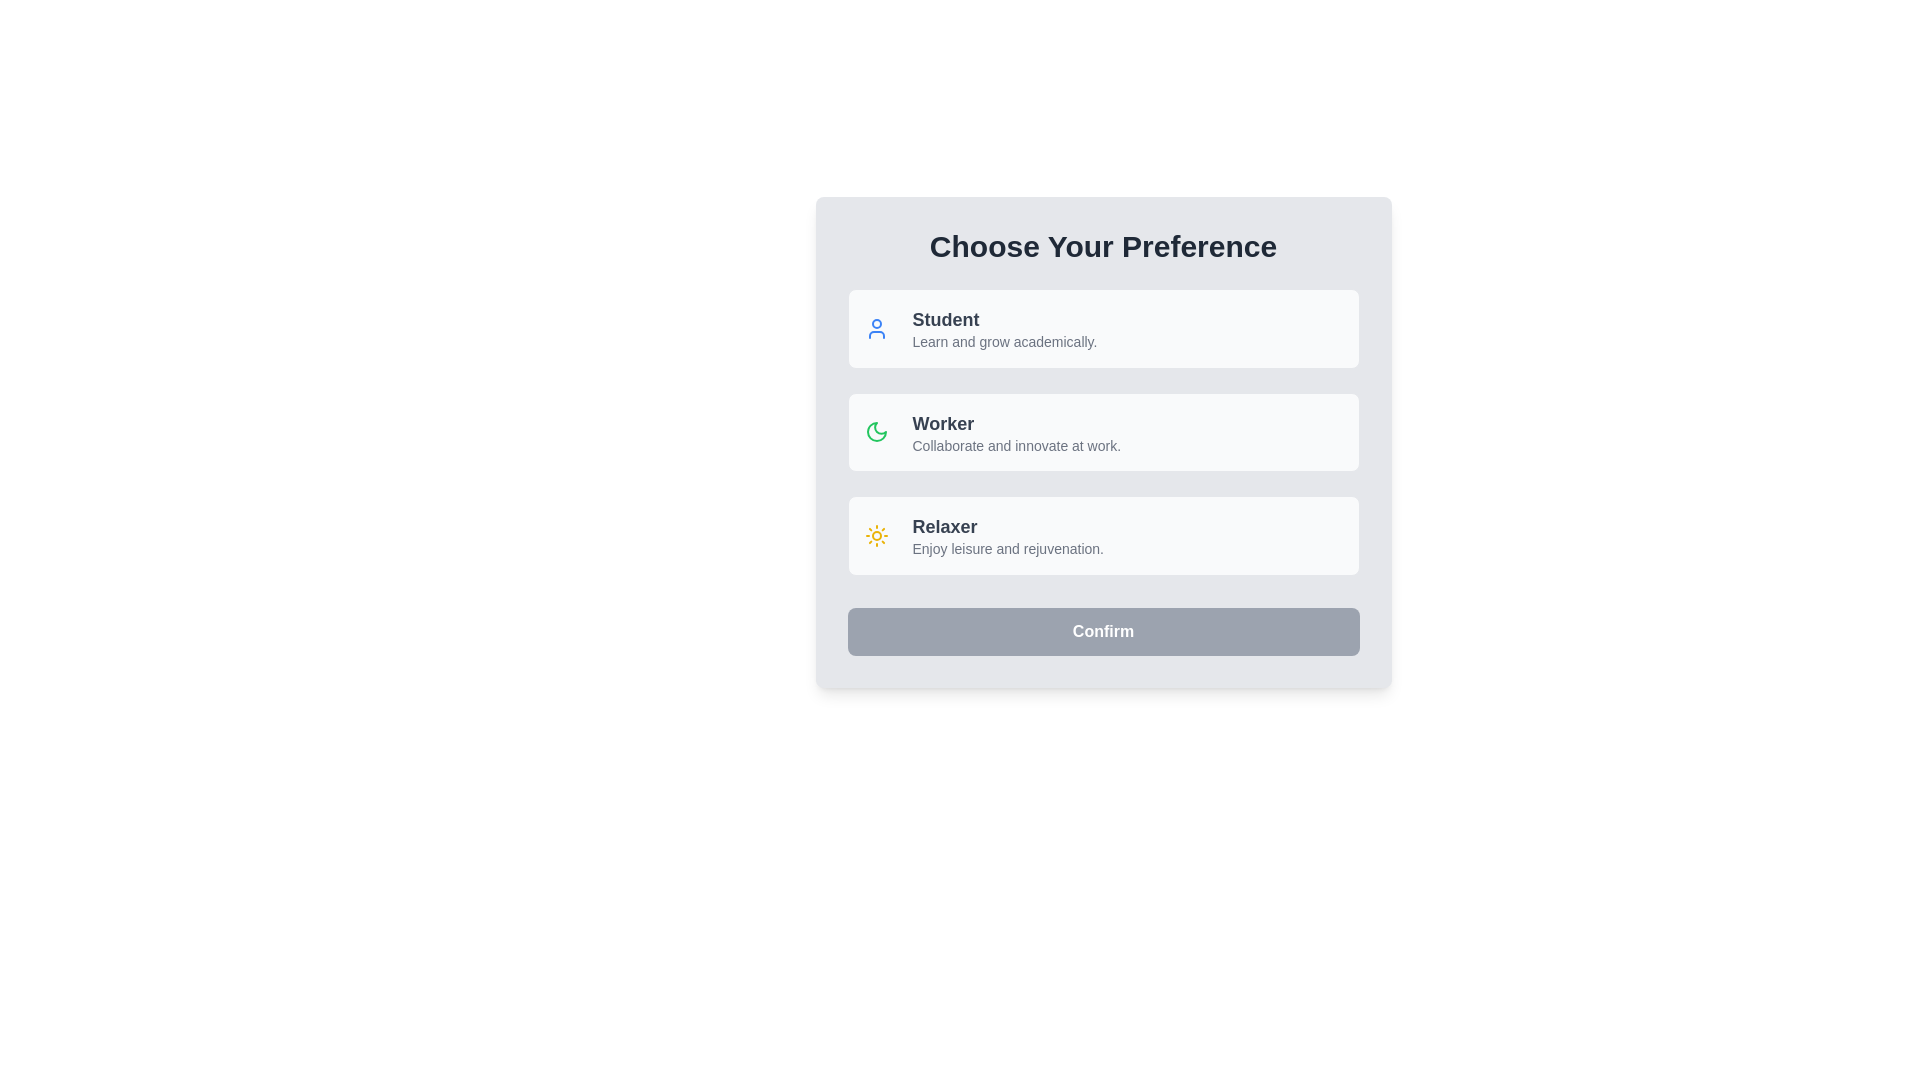 The height and width of the screenshot is (1080, 1920). I want to click on the second selectable option in the group titled 'Worker', which is visually represented with an icon and descriptive text, so click(1102, 431).